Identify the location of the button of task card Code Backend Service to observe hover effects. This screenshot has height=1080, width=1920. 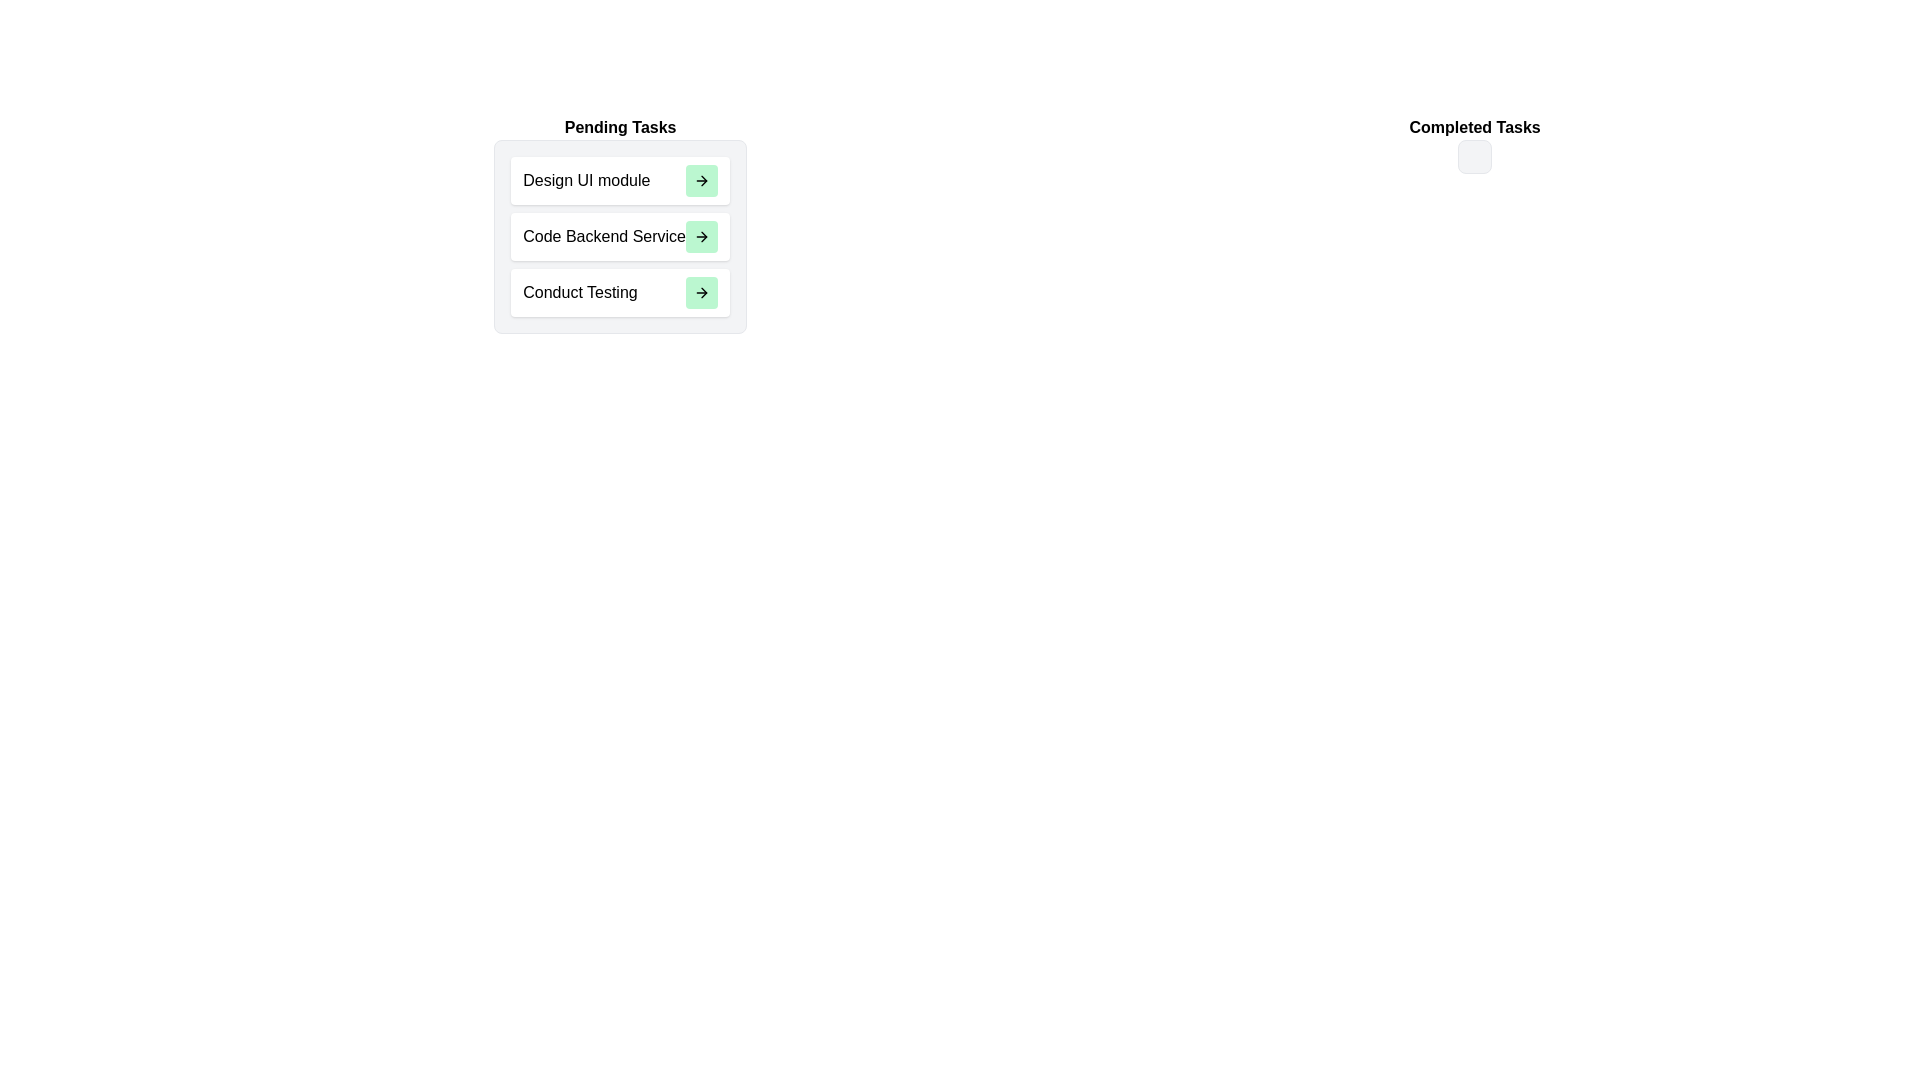
(701, 235).